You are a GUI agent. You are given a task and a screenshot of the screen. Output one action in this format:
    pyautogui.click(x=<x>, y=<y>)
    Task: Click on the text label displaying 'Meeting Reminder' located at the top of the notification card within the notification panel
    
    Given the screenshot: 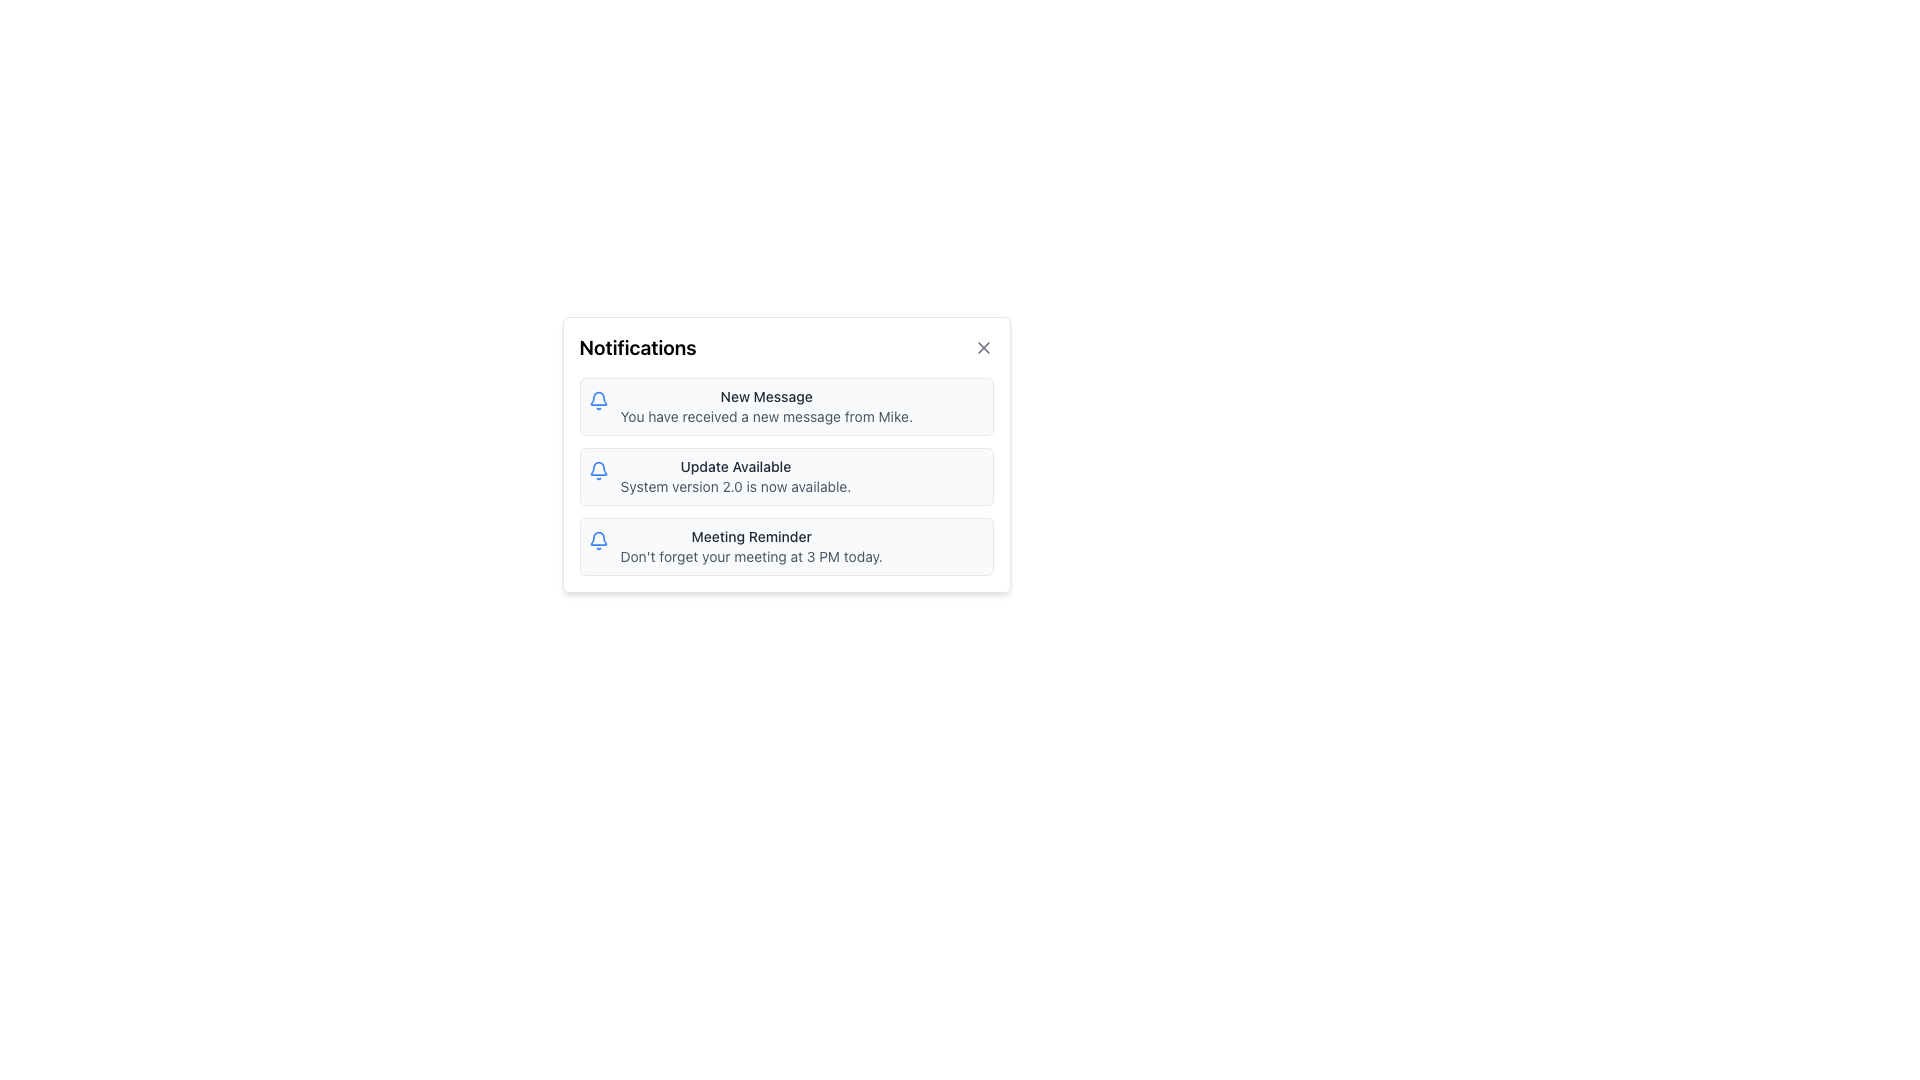 What is the action you would take?
    pyautogui.click(x=750, y=535)
    